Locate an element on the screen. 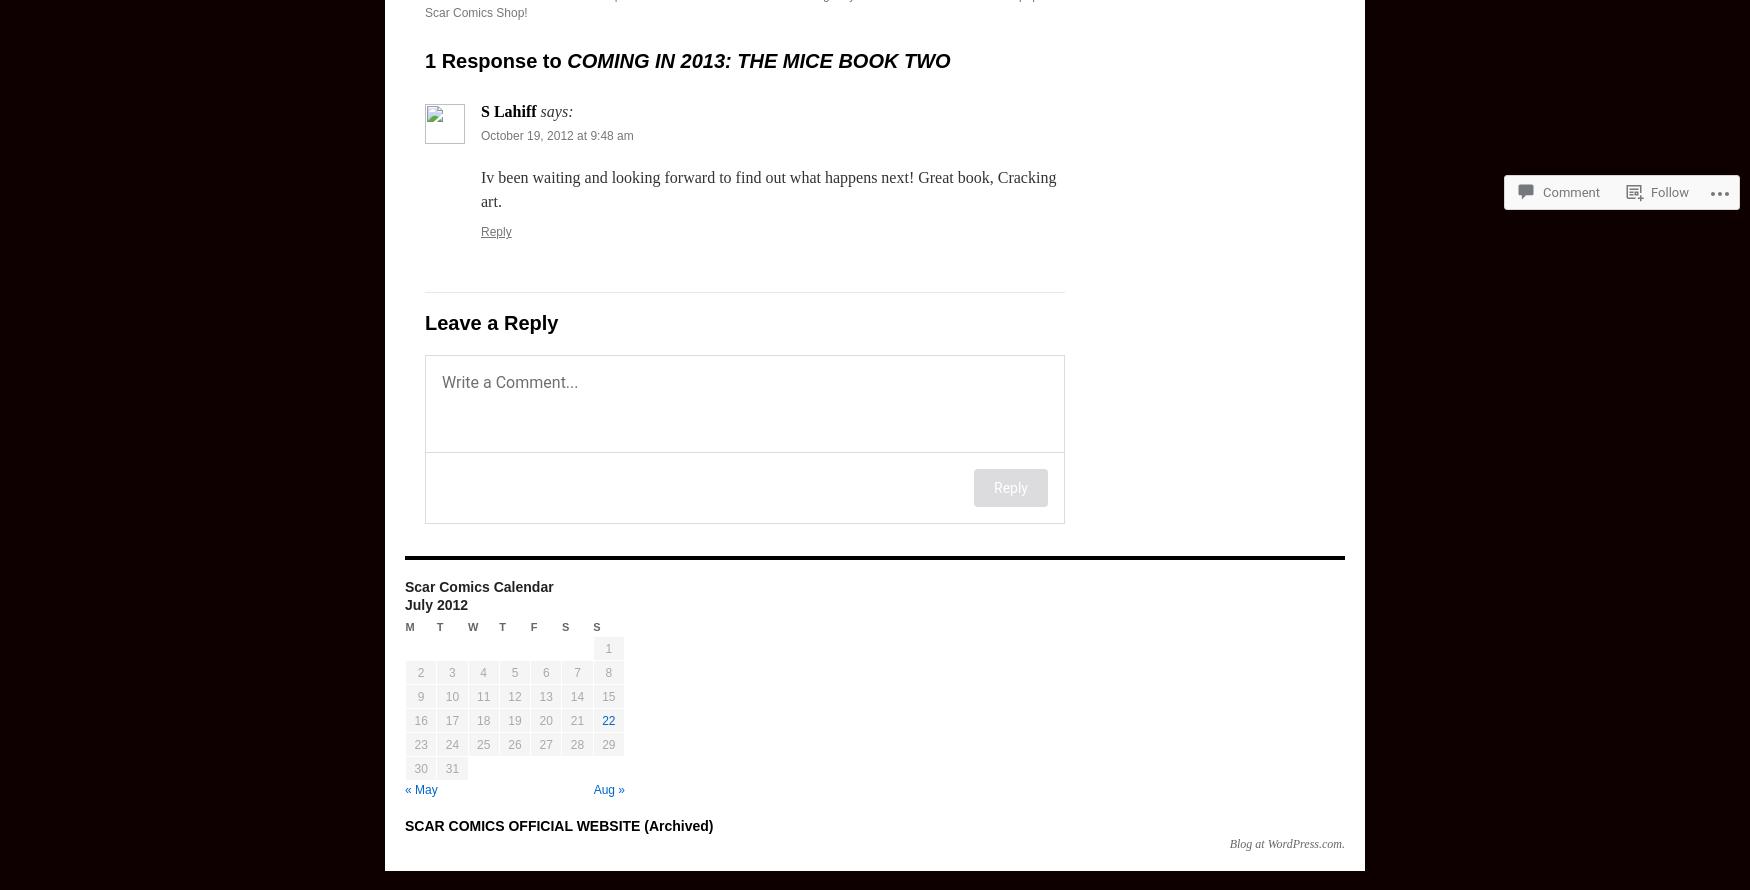 Image resolution: width=1750 pixels, height=890 pixels. 'F' is located at coordinates (532, 627).